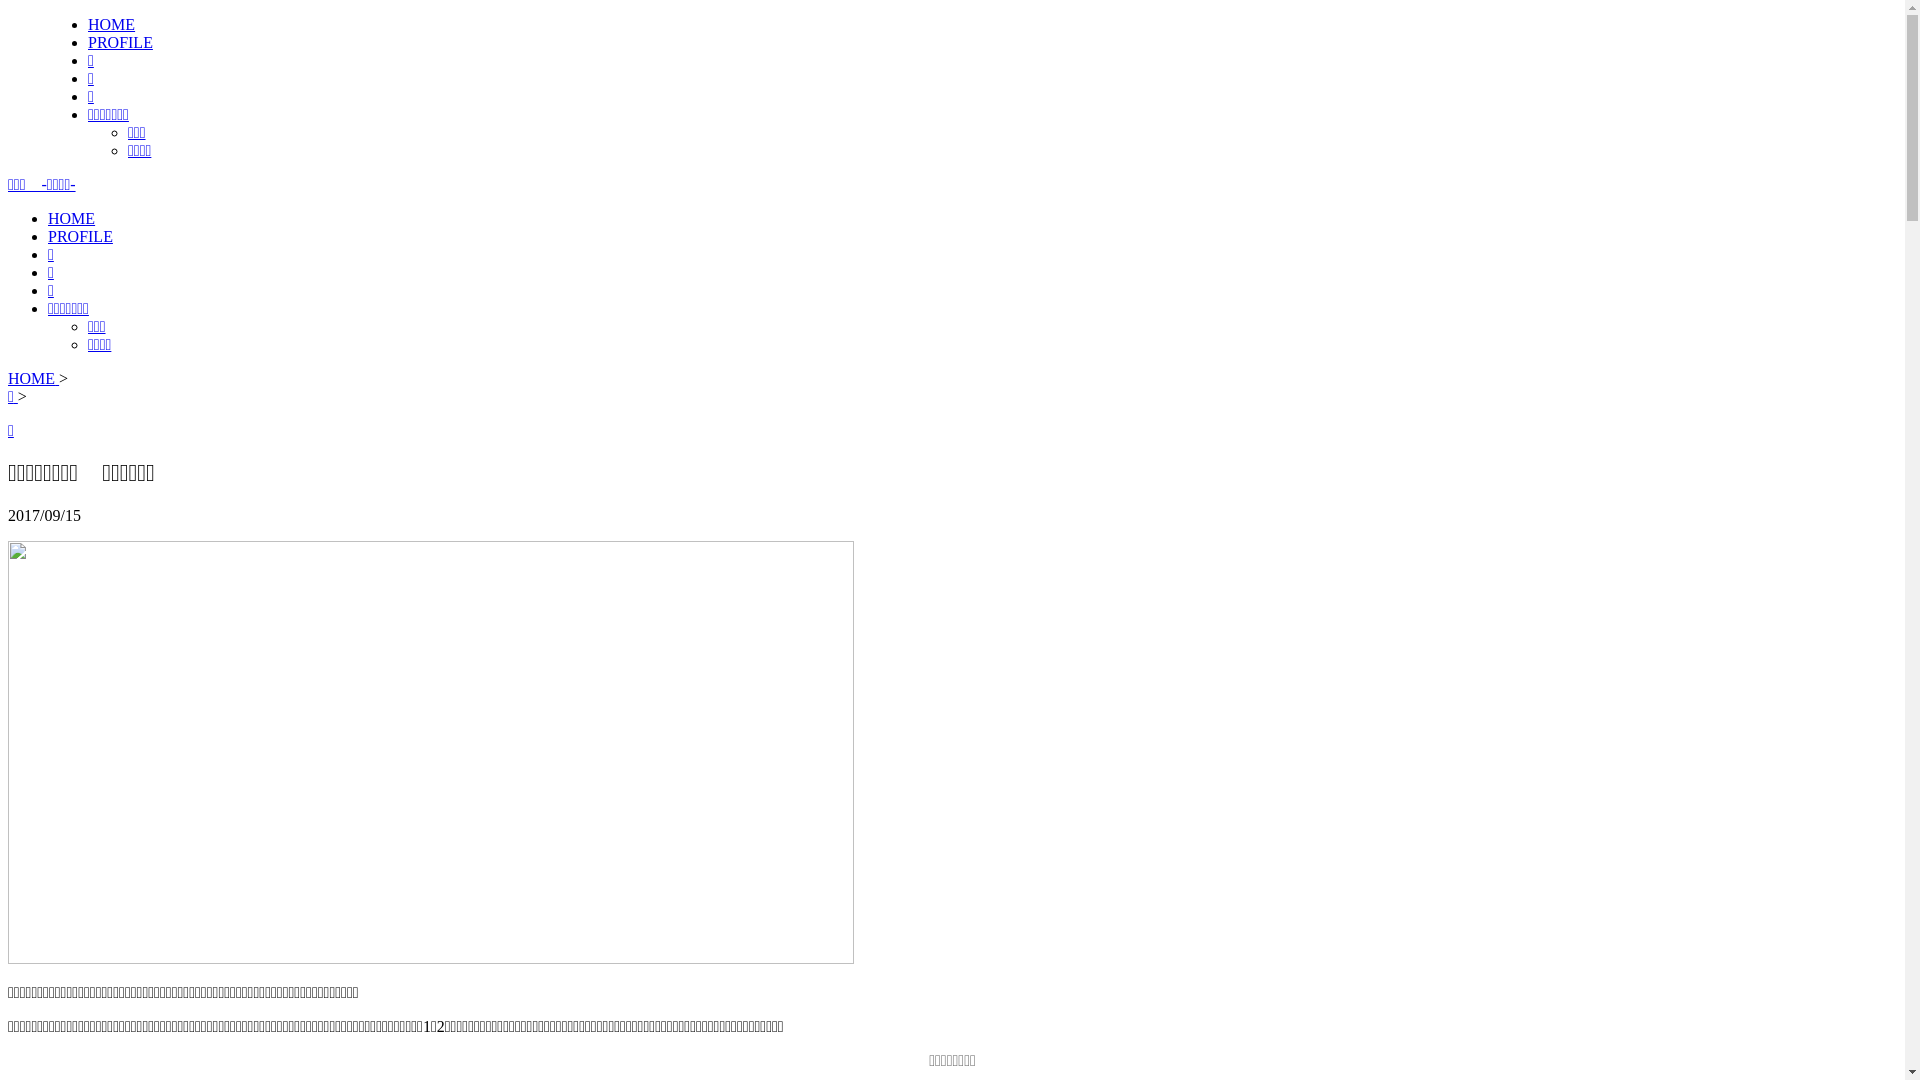  What do you see at coordinates (33, 378) in the screenshot?
I see `'HOME'` at bounding box center [33, 378].